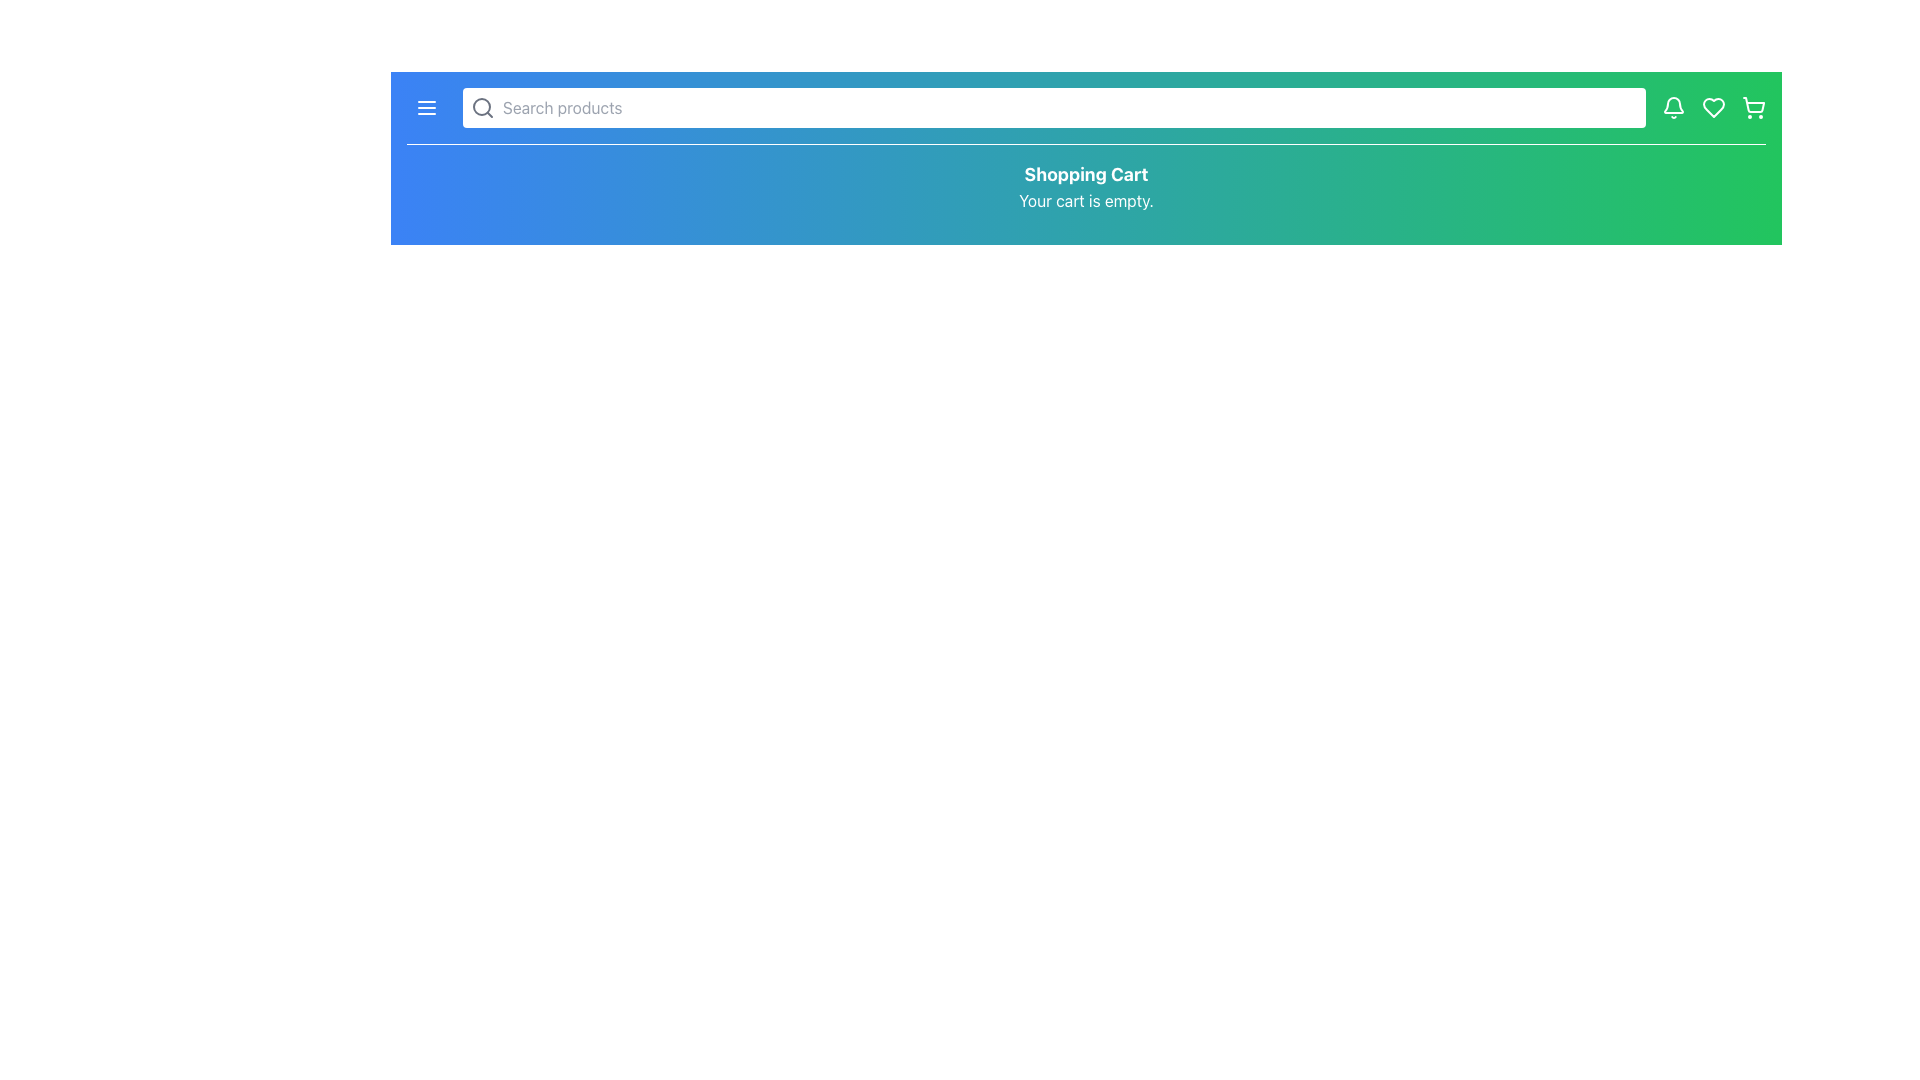  I want to click on shopping cart label located at the top of the page, which indicates the current section of the page, so click(1085, 173).